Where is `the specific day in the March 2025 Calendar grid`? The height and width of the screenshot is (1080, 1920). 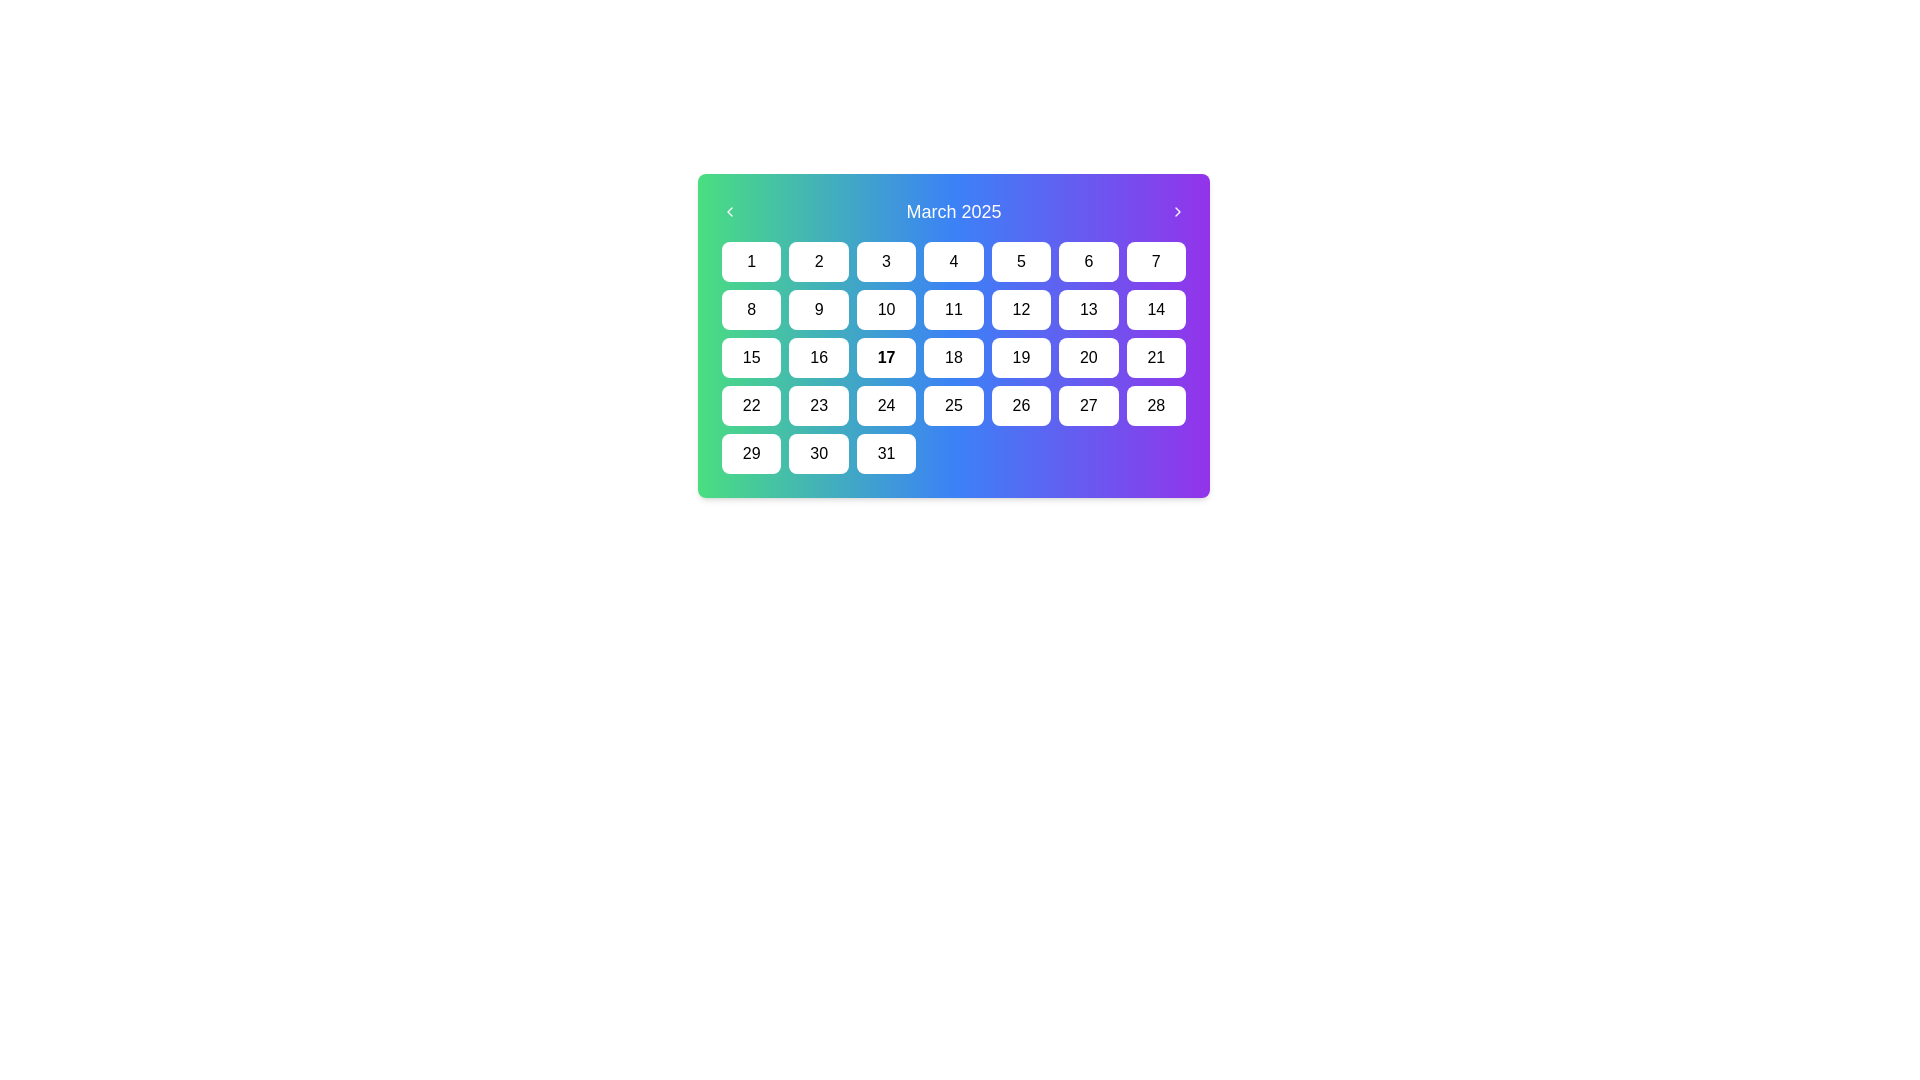
the specific day in the March 2025 Calendar grid is located at coordinates (953, 357).